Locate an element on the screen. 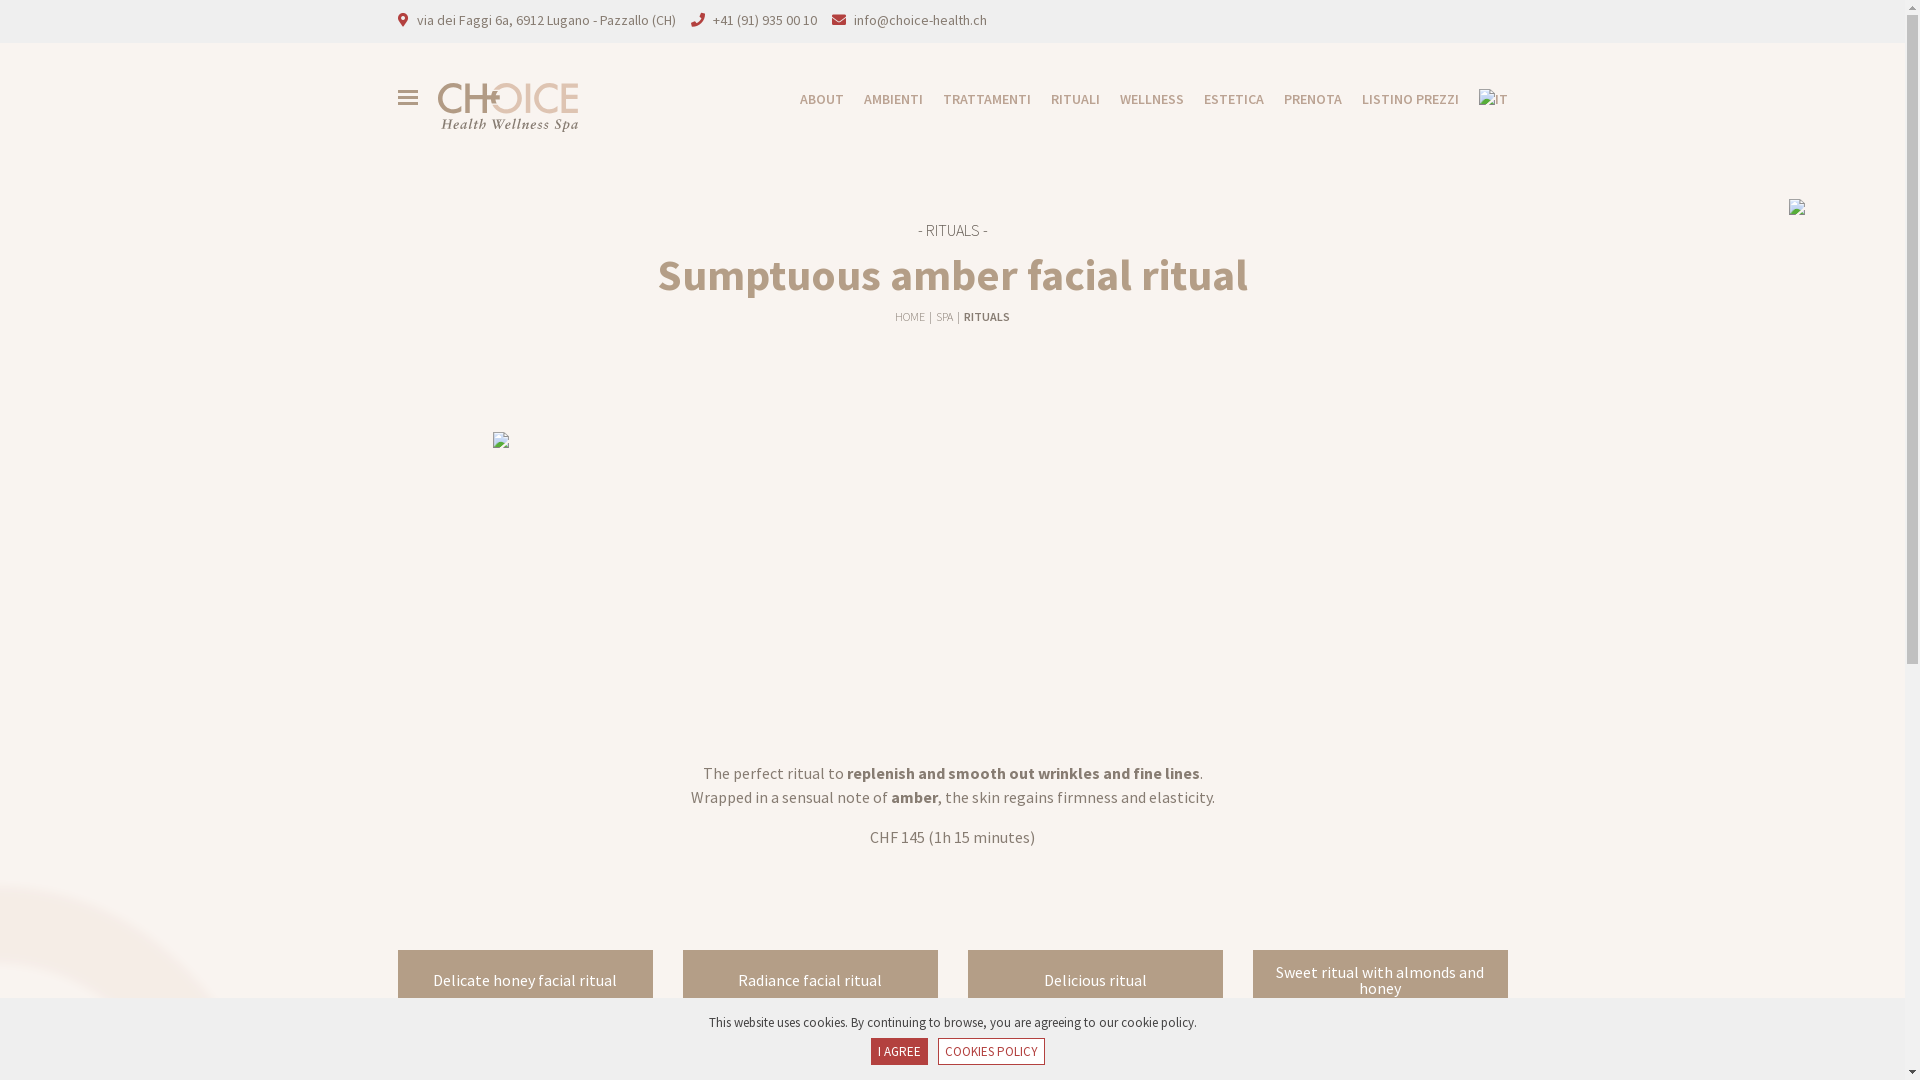 The height and width of the screenshot is (1080, 1920). 'Radiance facial ritual' is located at coordinates (809, 978).